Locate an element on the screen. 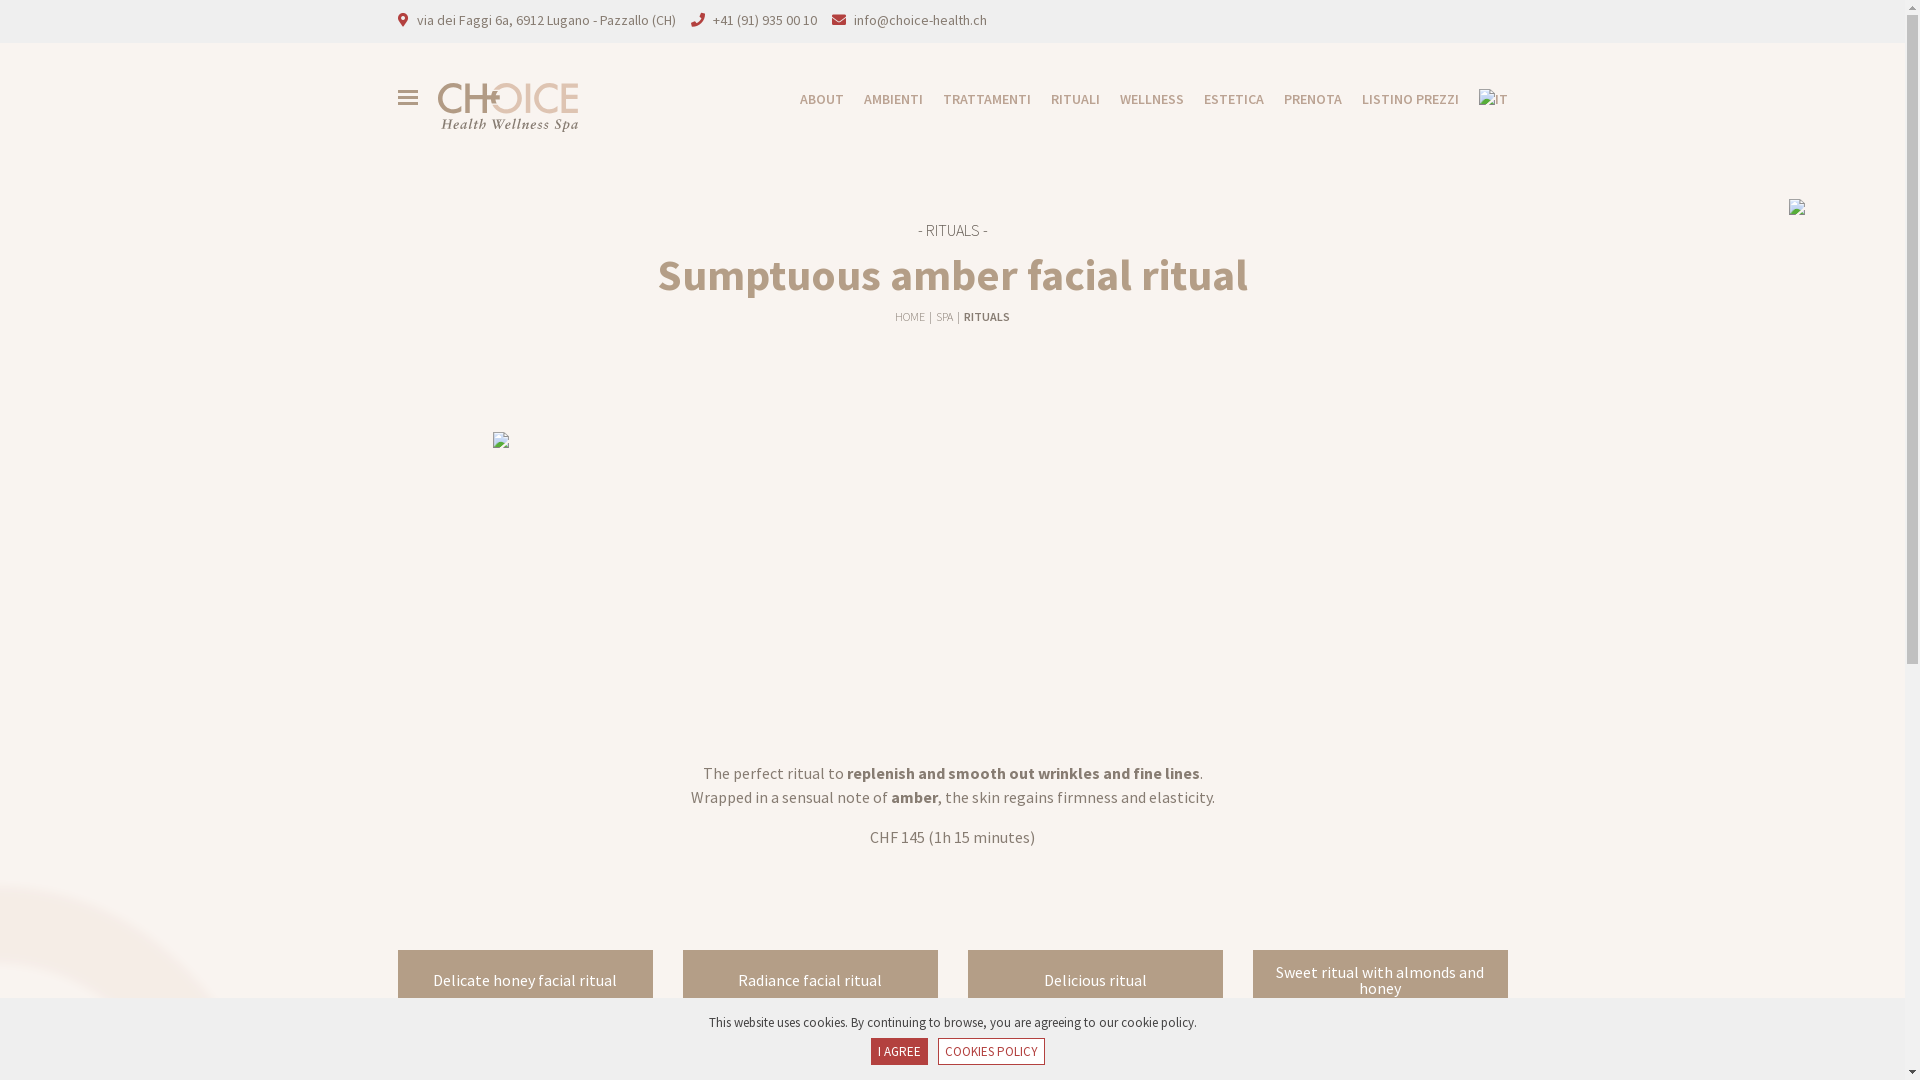 The height and width of the screenshot is (1080, 1920). 'Radiance facial ritual' is located at coordinates (809, 978).